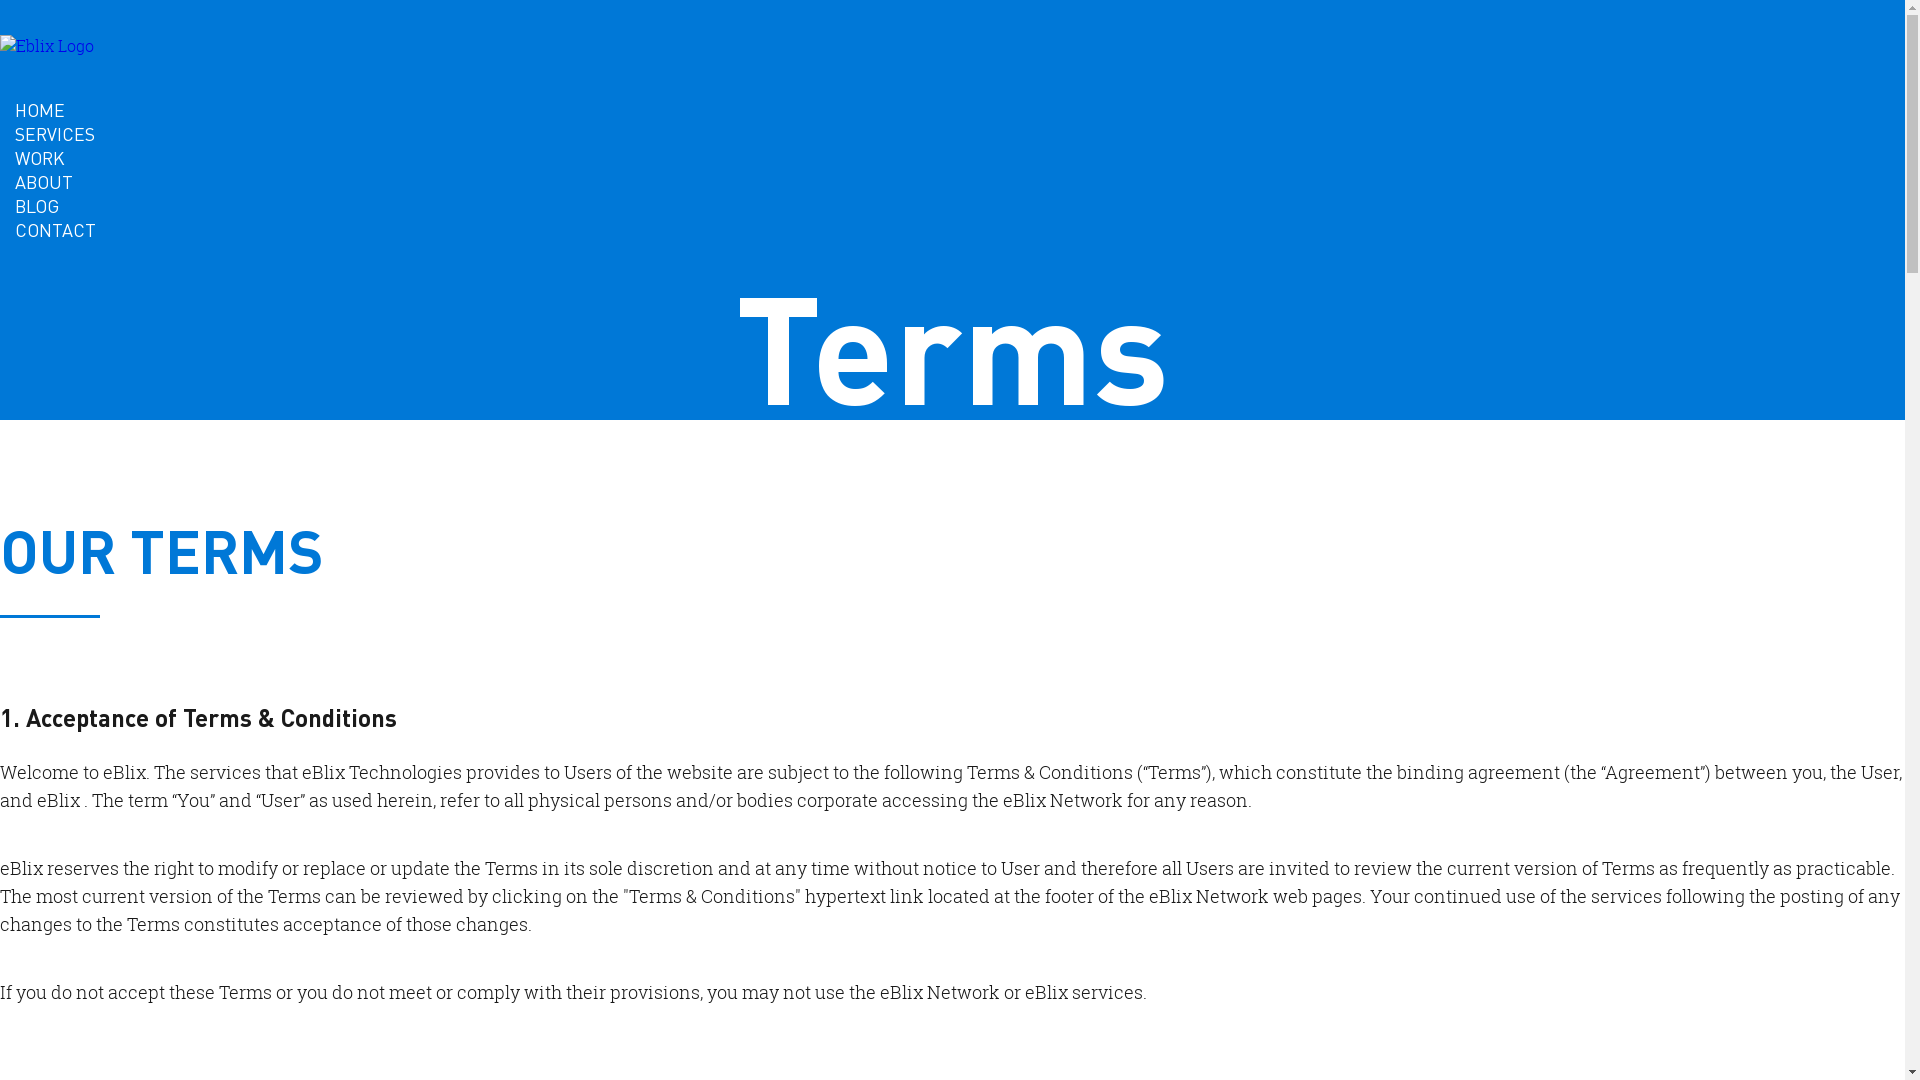 Image resolution: width=1920 pixels, height=1080 pixels. I want to click on 'ABOUT', so click(43, 181).